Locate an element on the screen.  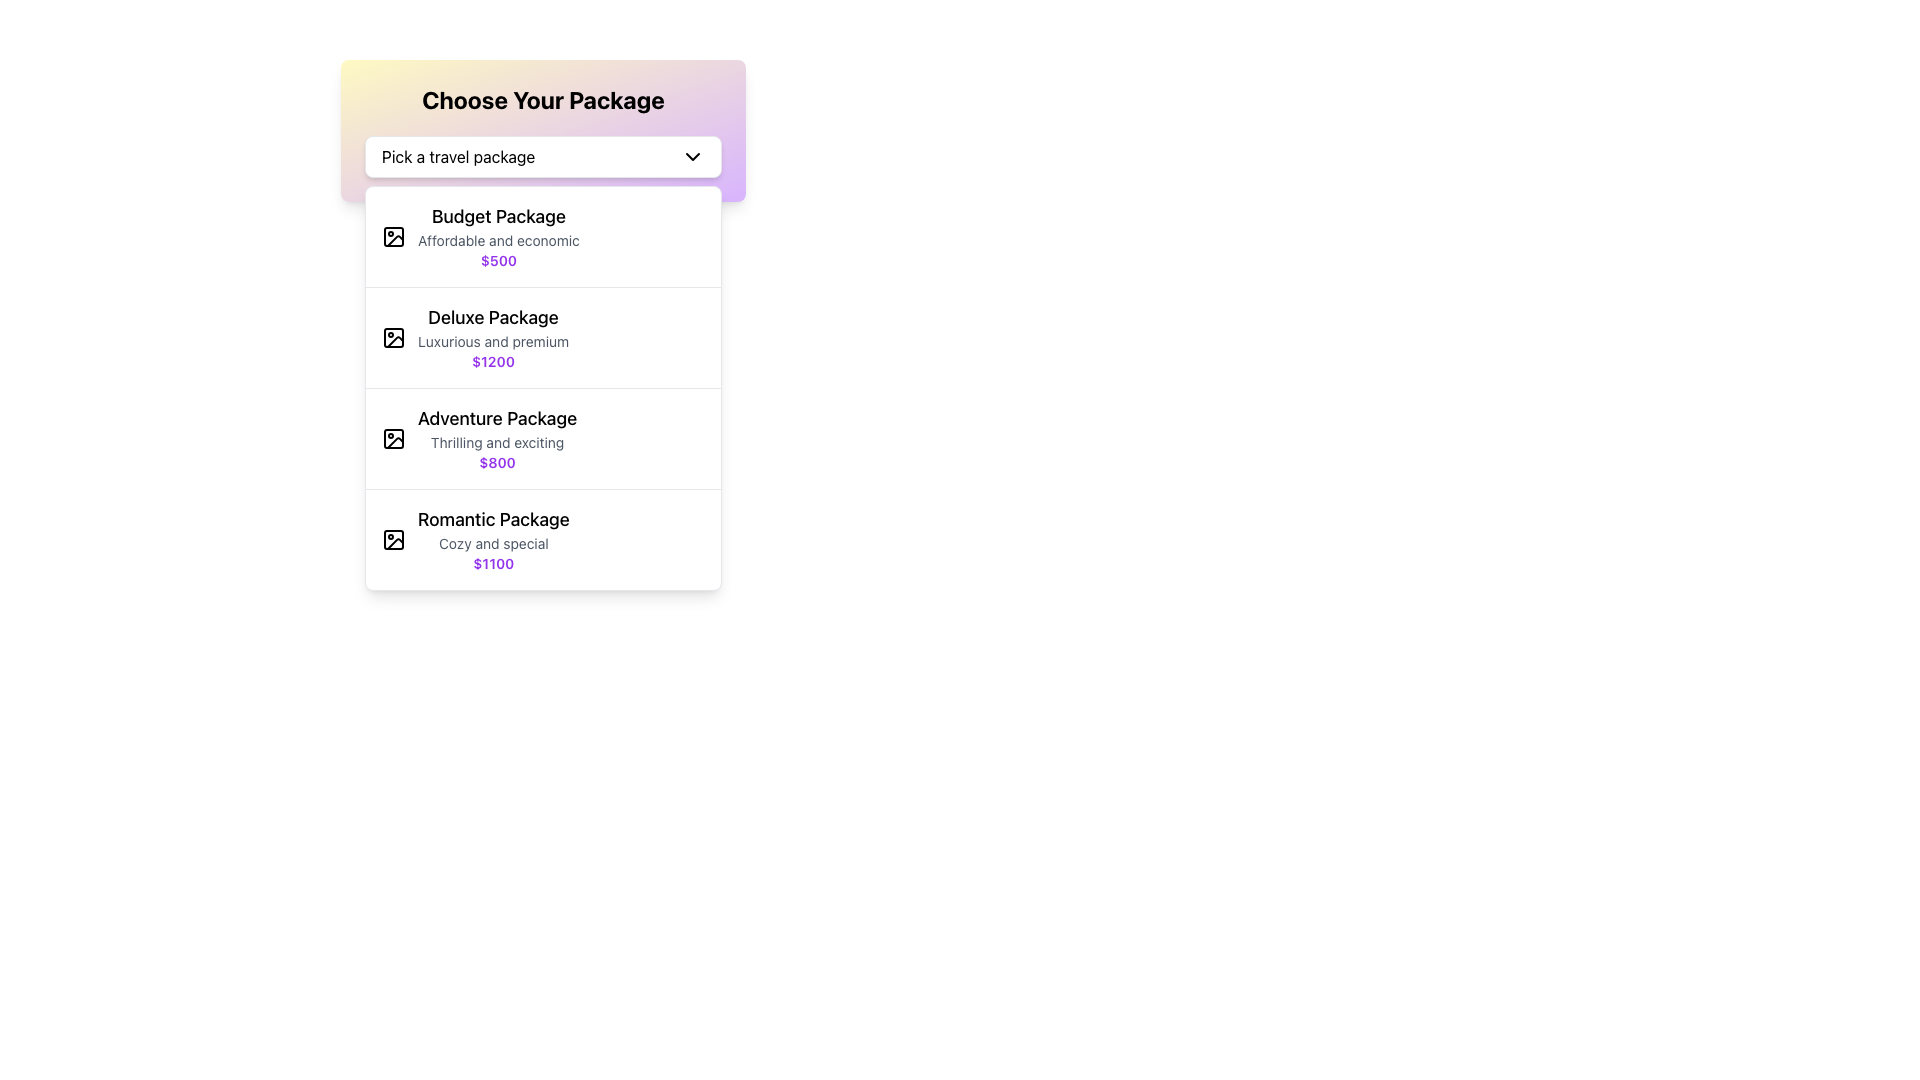
the main bounding rectangle of the 'Adventure Package' icon, which is a rounded rectangle located at the upper-left corner of the icon is located at coordinates (393, 438).